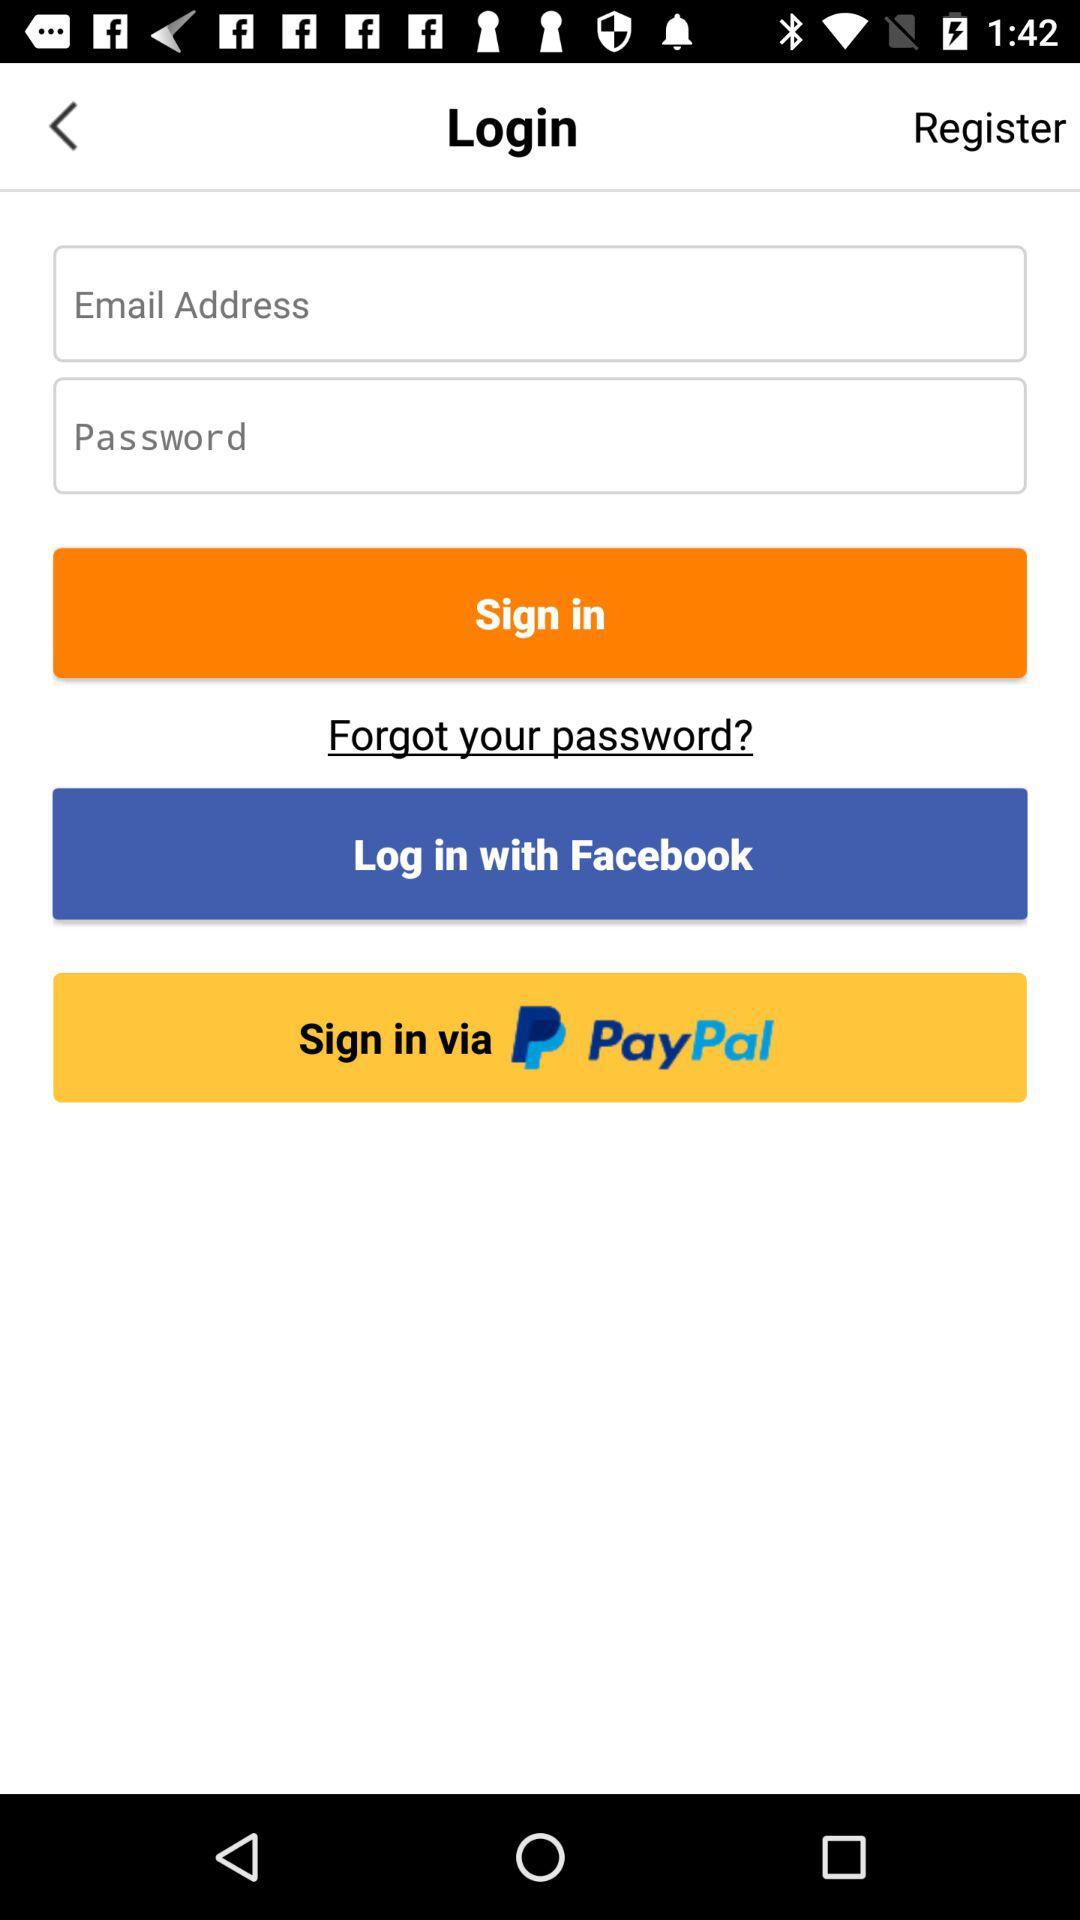  What do you see at coordinates (540, 732) in the screenshot?
I see `button below the sign in item` at bounding box center [540, 732].